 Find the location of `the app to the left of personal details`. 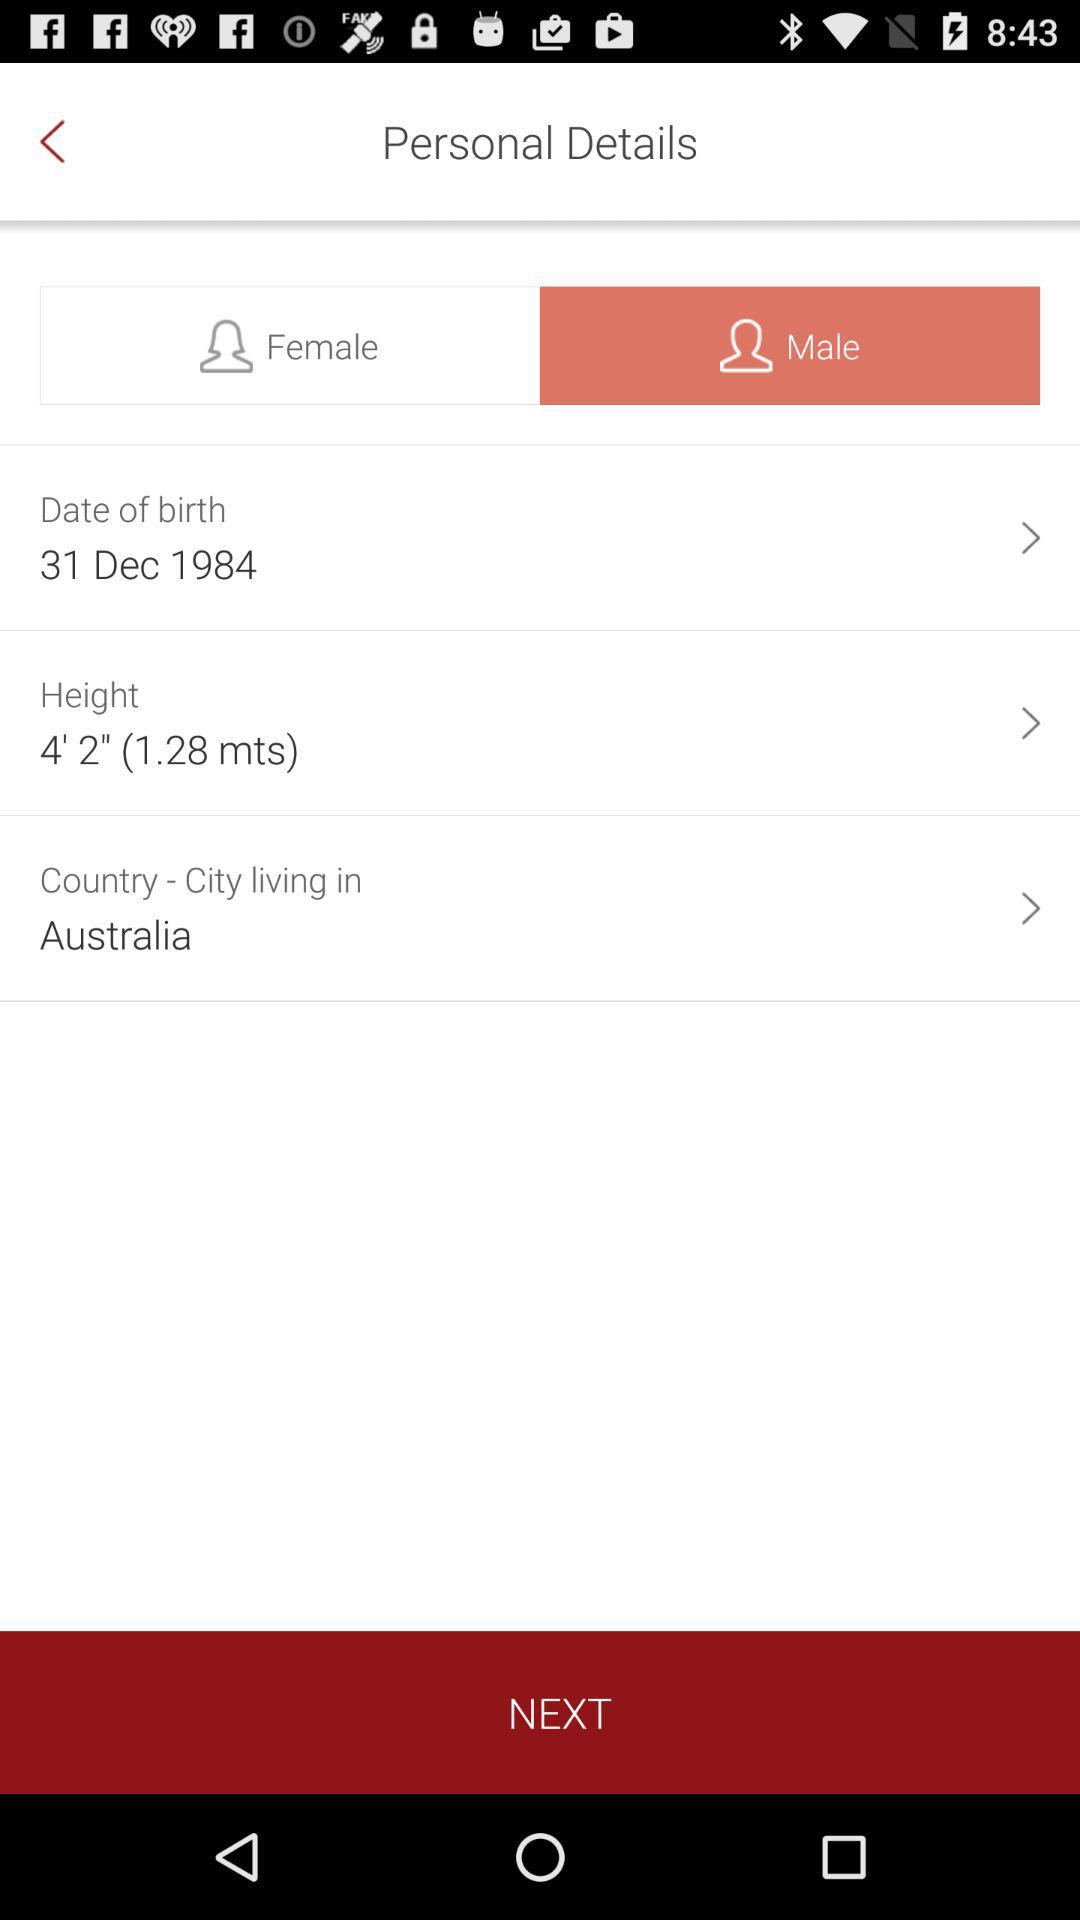

the app to the left of personal details is located at coordinates (72, 140).